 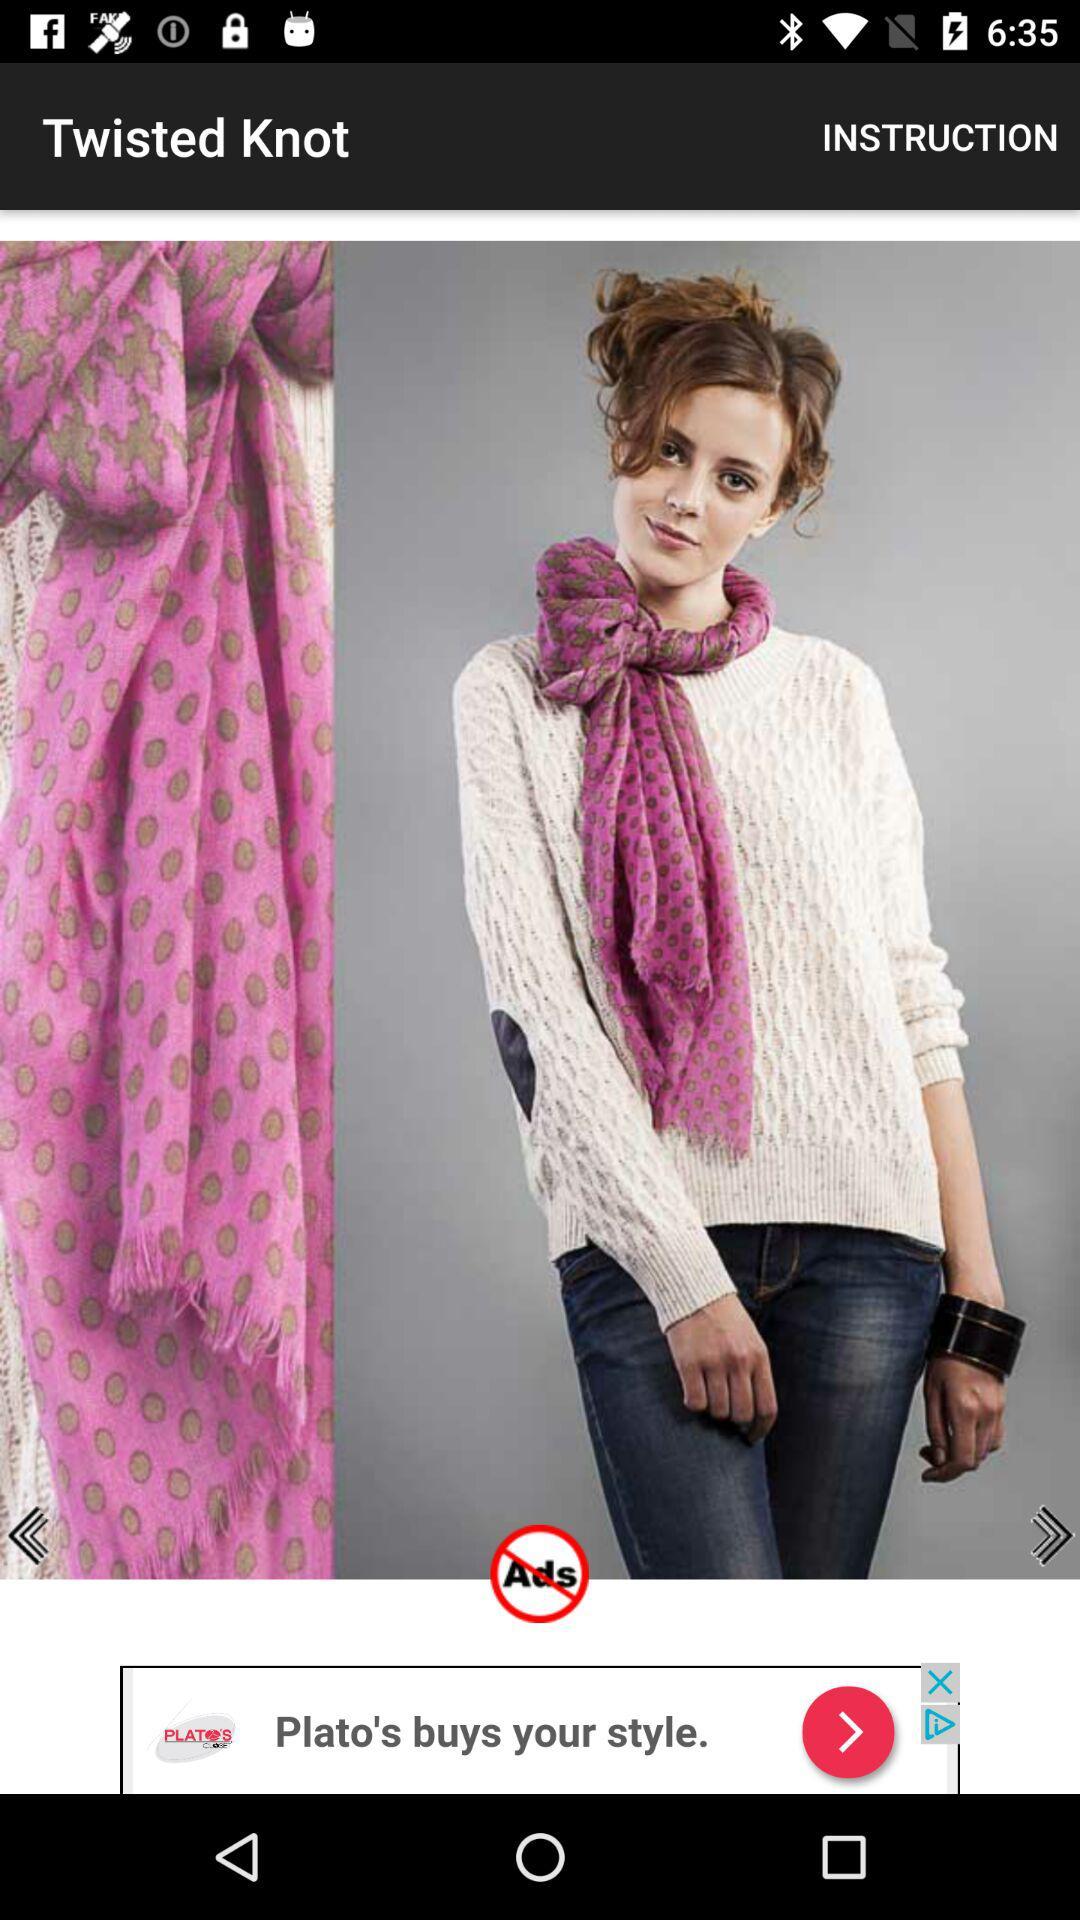 What do you see at coordinates (540, 1727) in the screenshot?
I see `plato buys your style go-to` at bounding box center [540, 1727].